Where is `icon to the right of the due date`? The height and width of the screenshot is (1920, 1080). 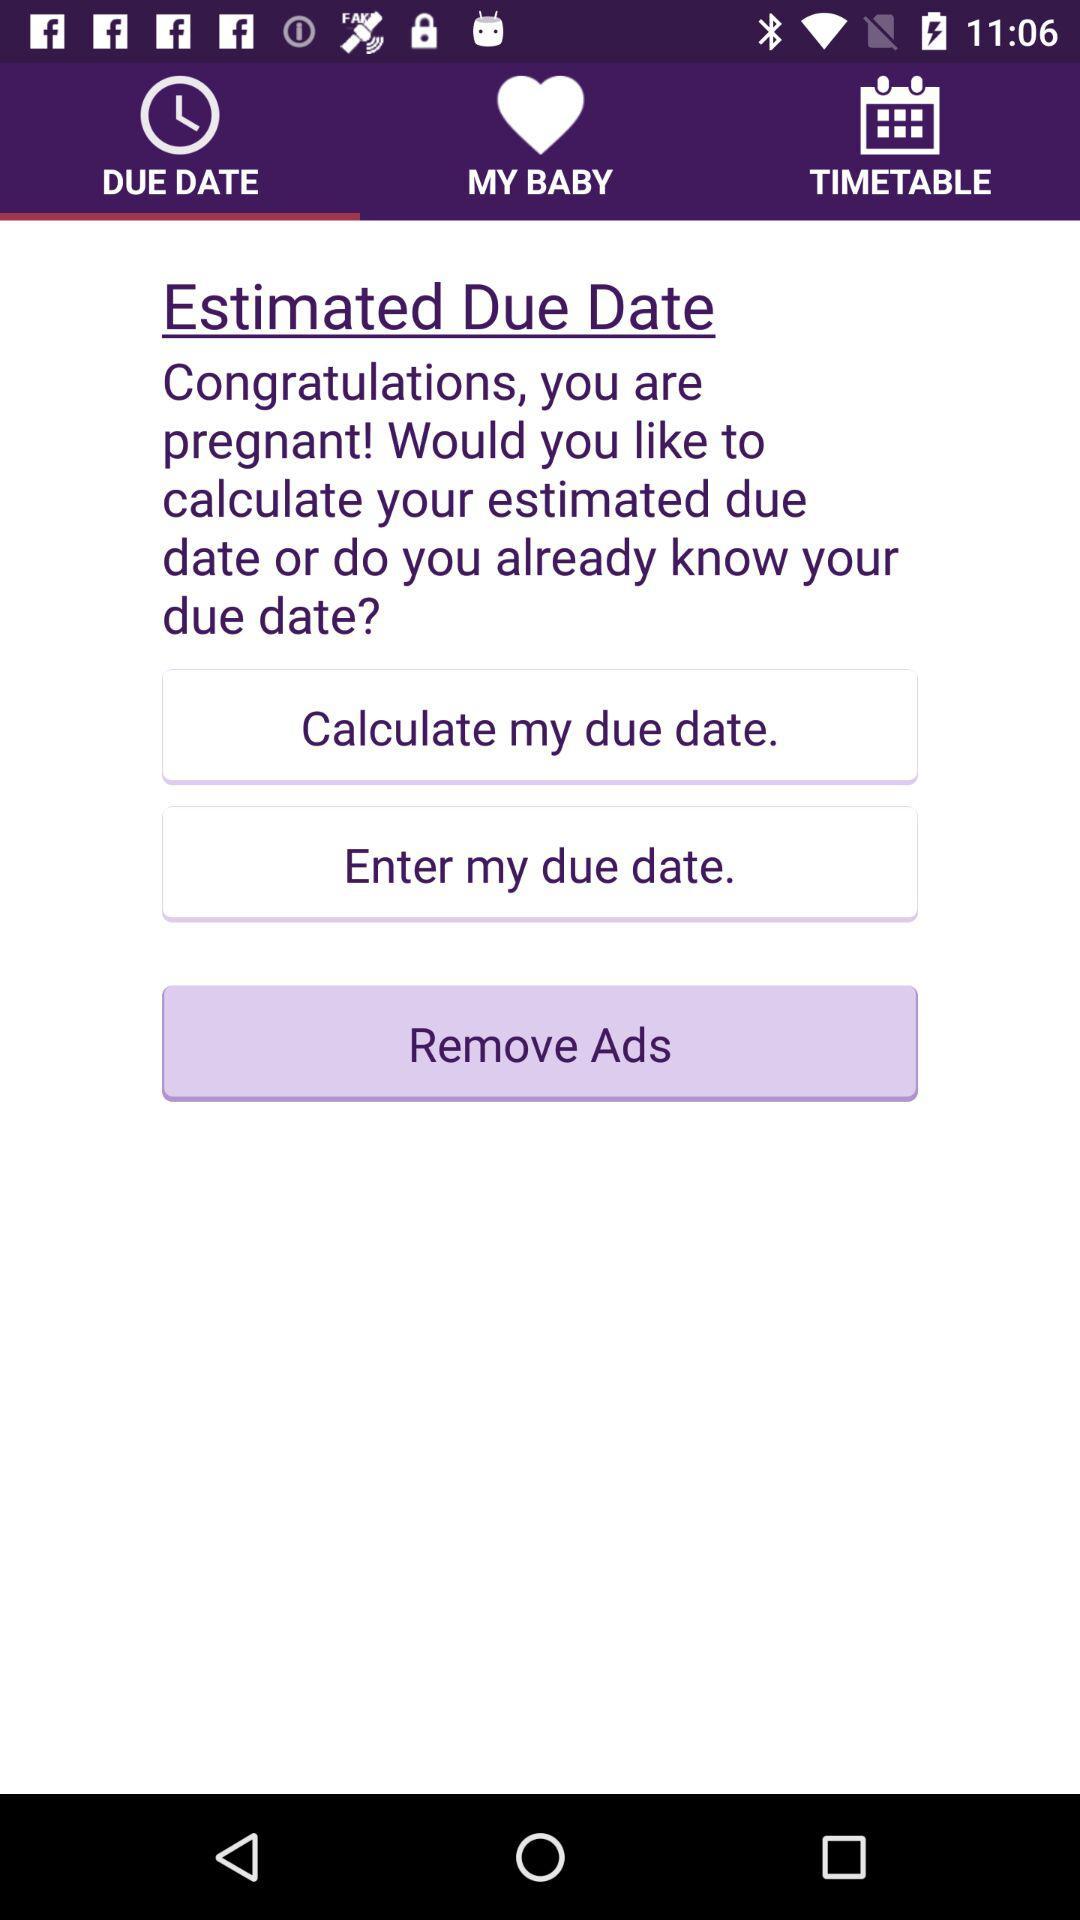
icon to the right of the due date is located at coordinates (540, 140).